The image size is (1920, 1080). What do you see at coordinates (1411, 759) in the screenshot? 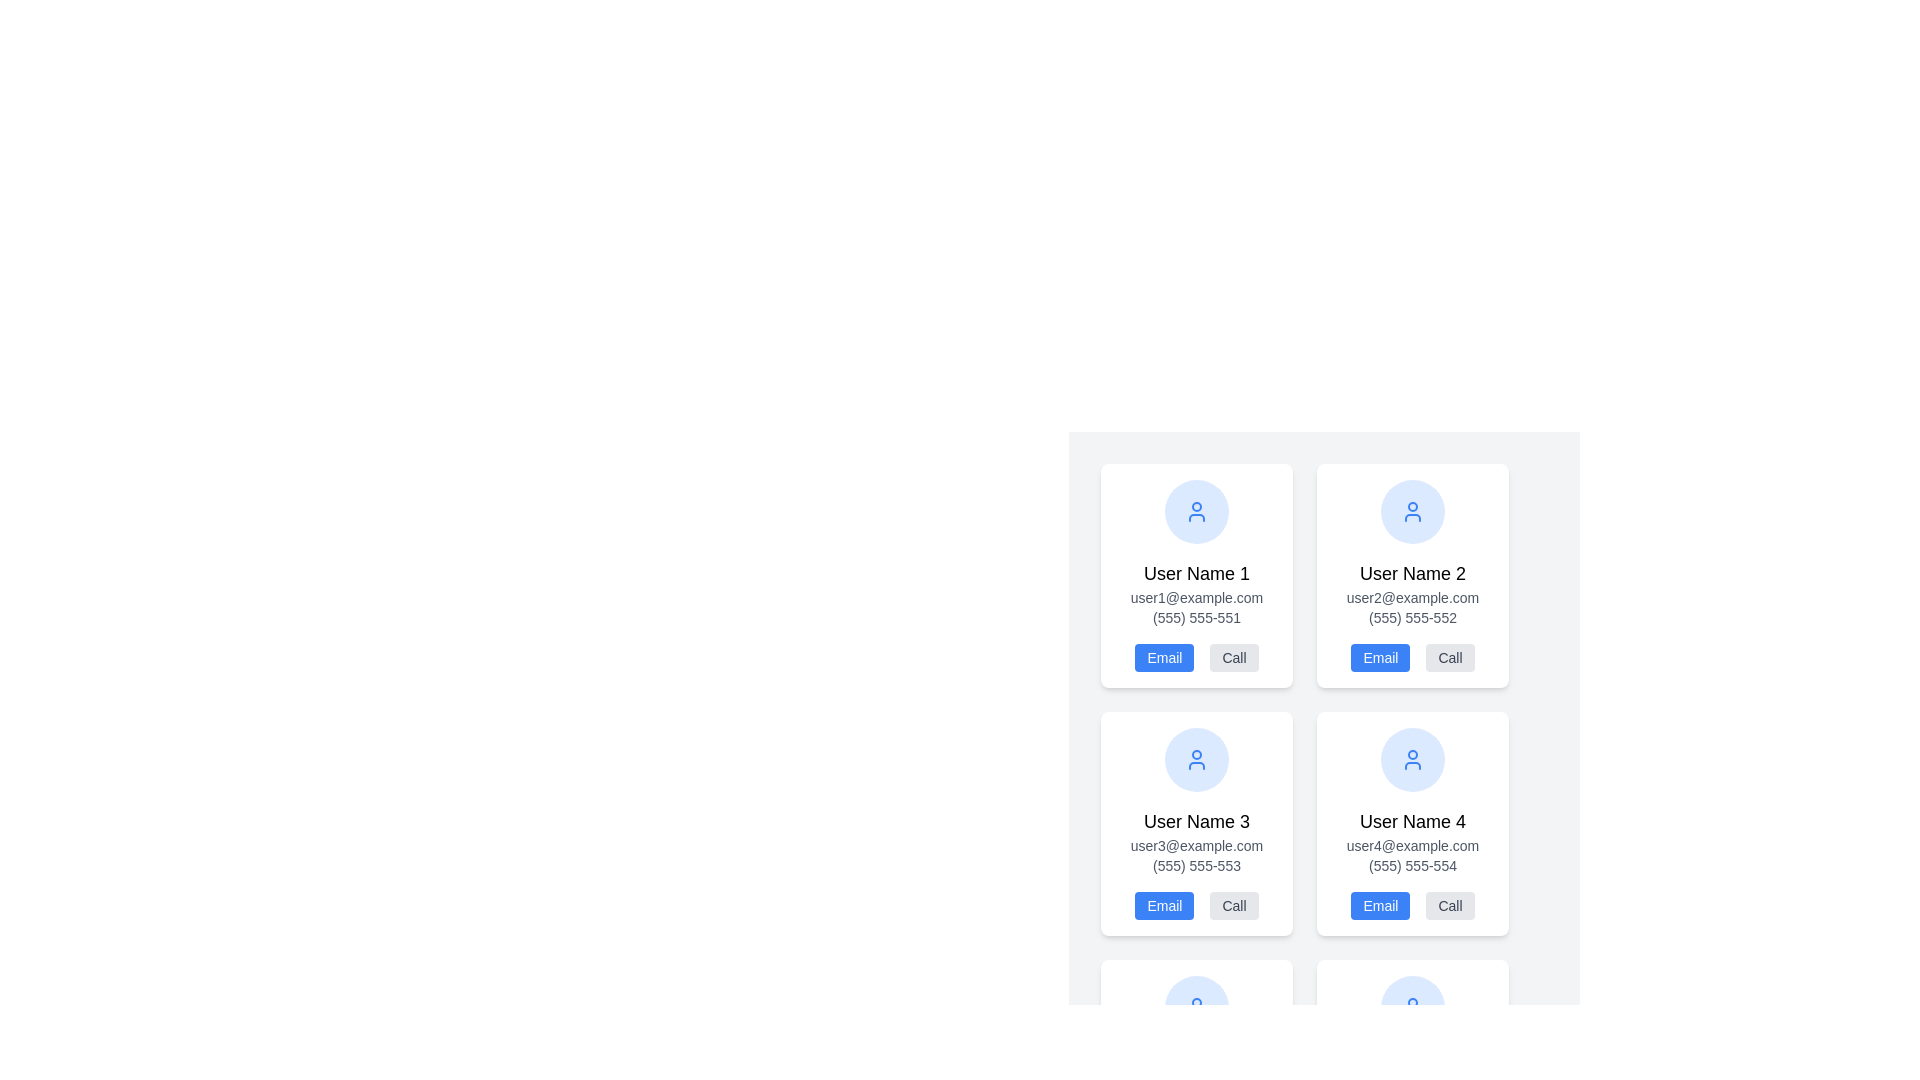
I see `the circular user silhouette icon with a blue outline at the top center of the user information card` at bounding box center [1411, 759].